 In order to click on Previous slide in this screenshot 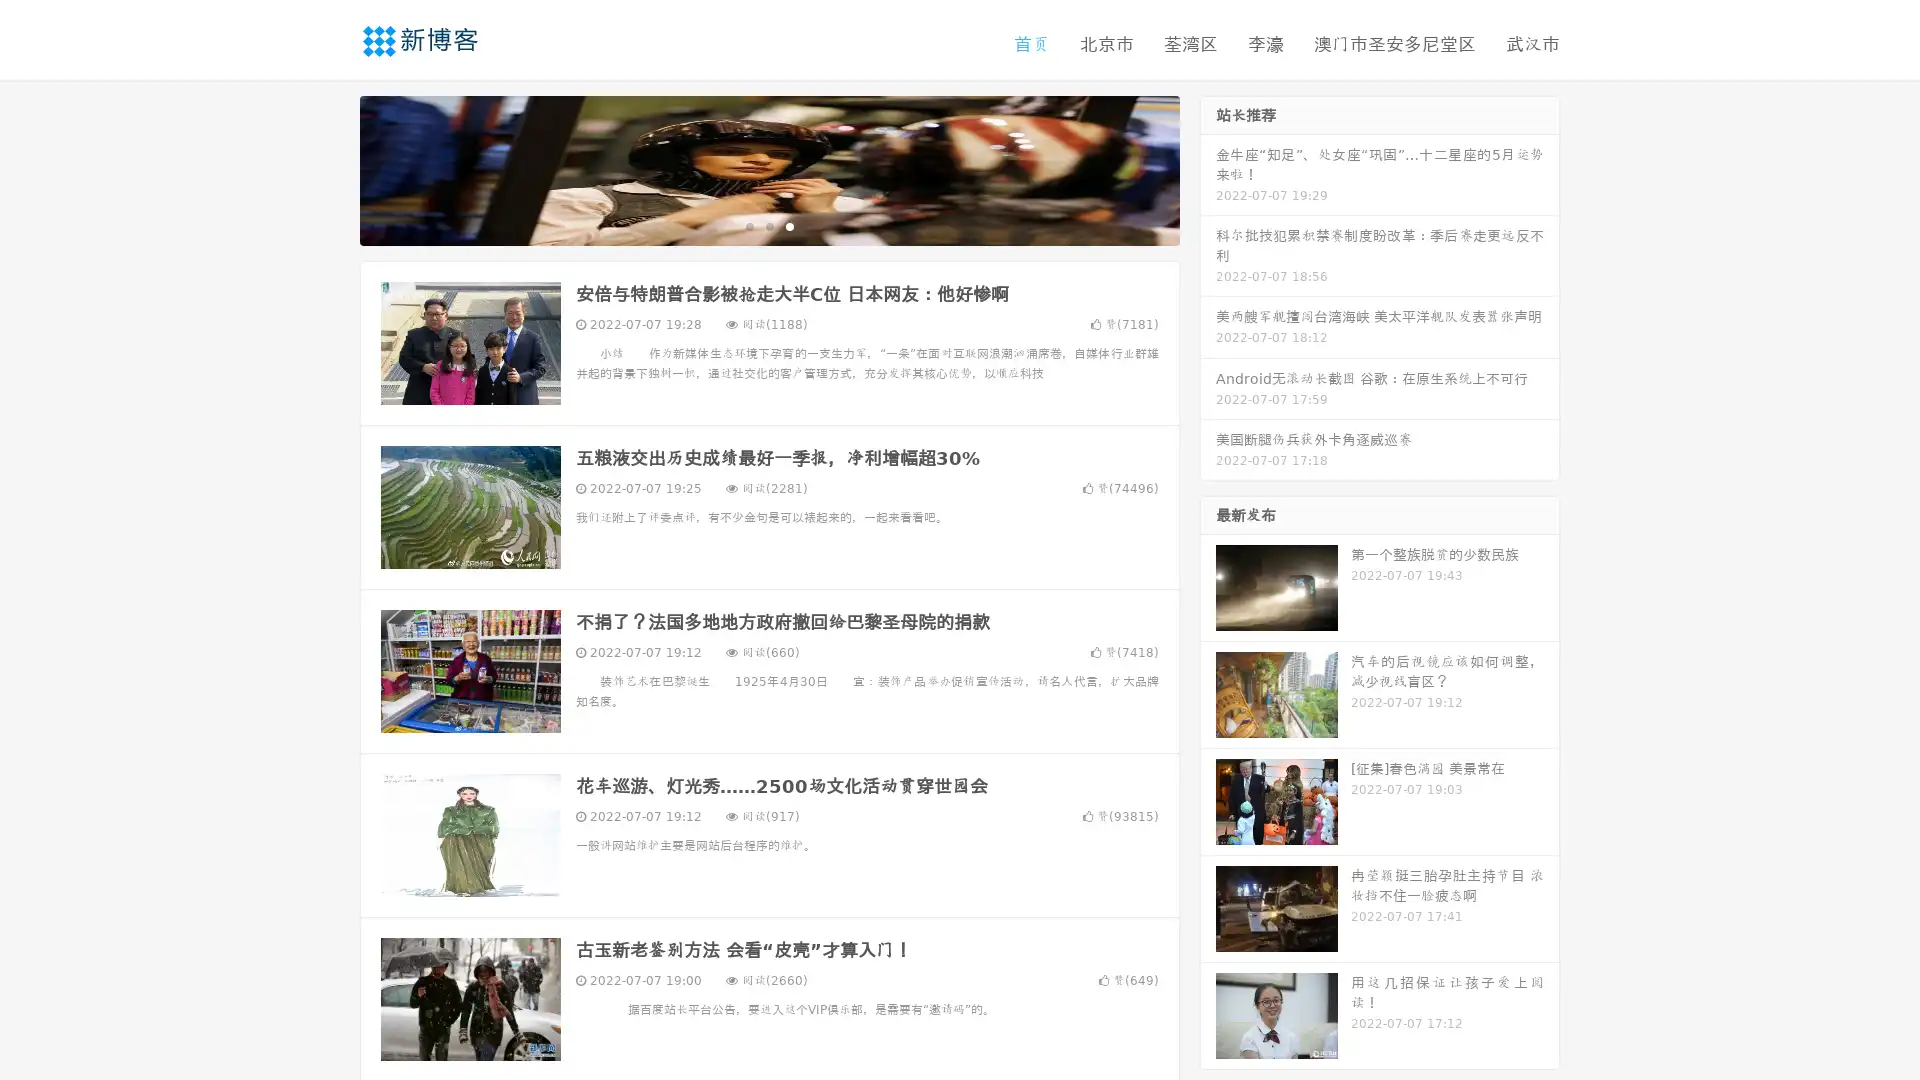, I will do `click(330, 168)`.